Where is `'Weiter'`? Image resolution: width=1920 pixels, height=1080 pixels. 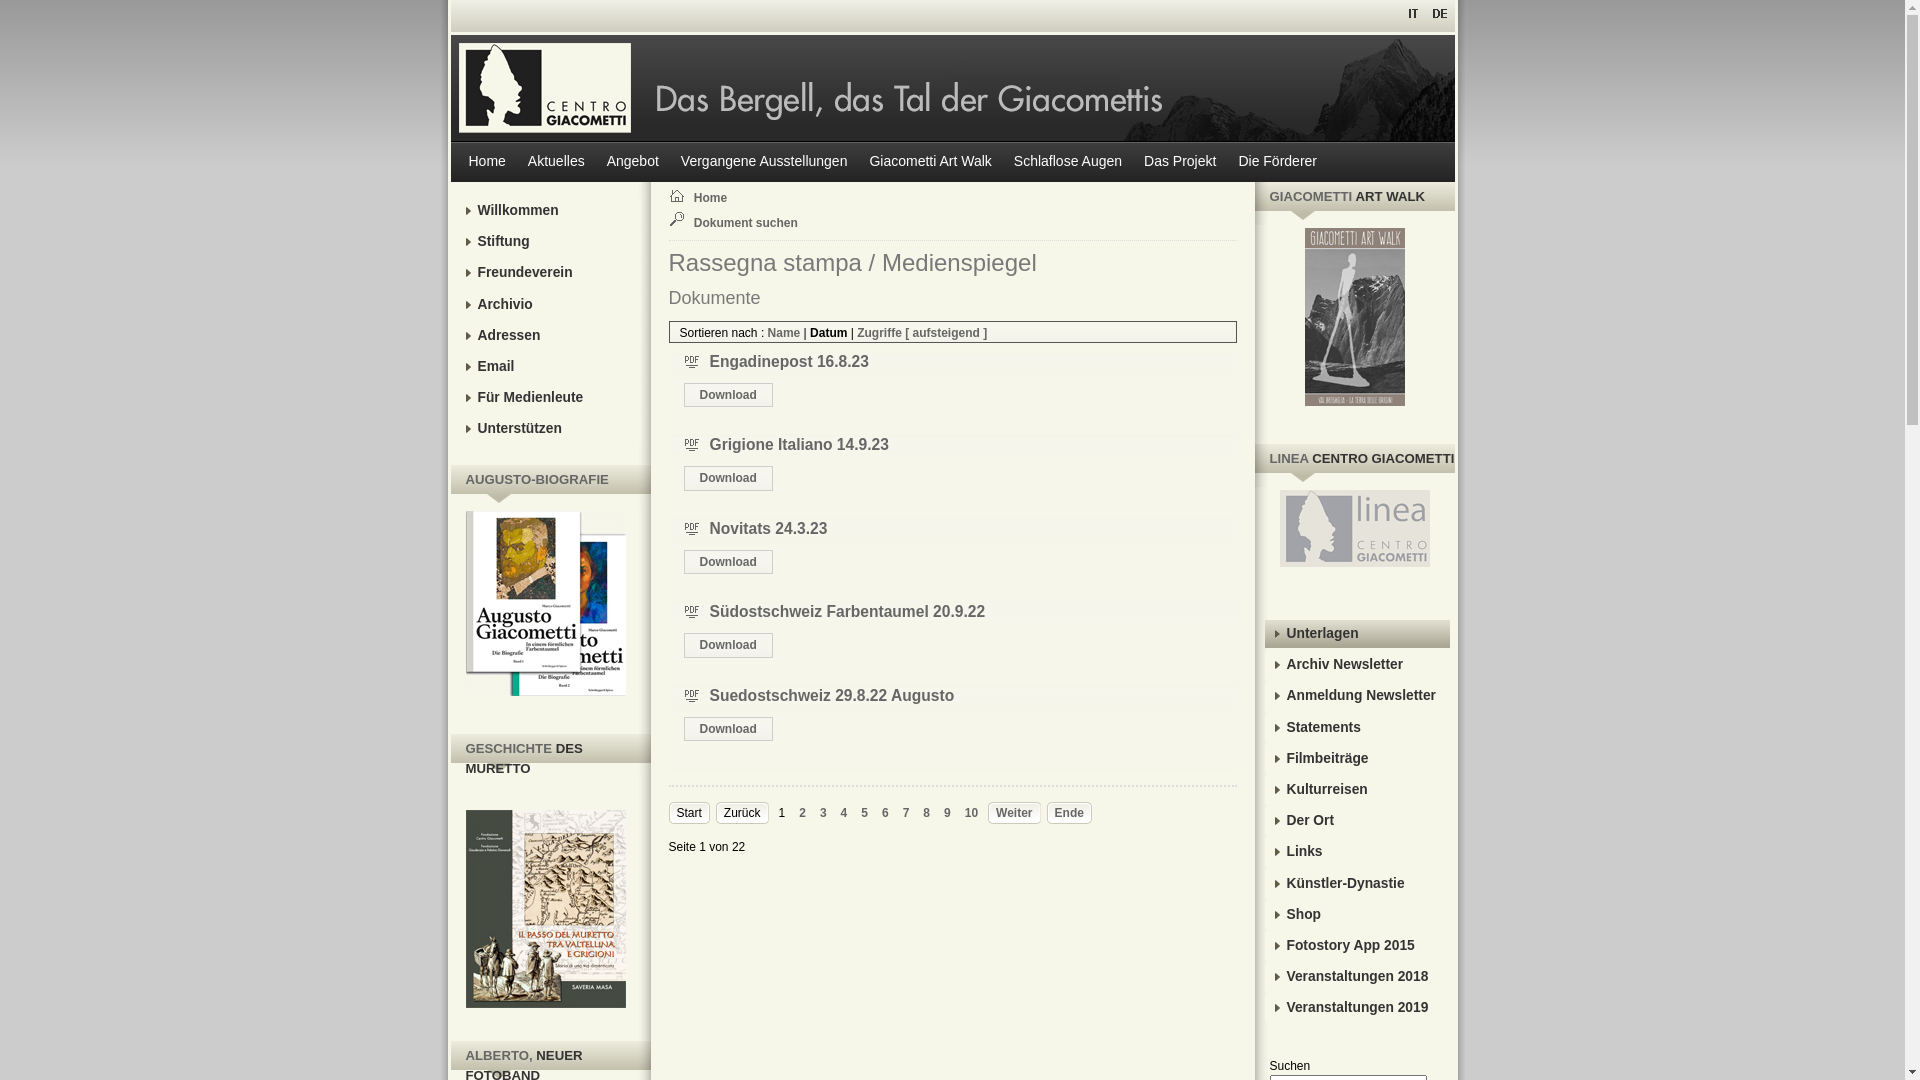 'Weiter' is located at coordinates (1013, 813).